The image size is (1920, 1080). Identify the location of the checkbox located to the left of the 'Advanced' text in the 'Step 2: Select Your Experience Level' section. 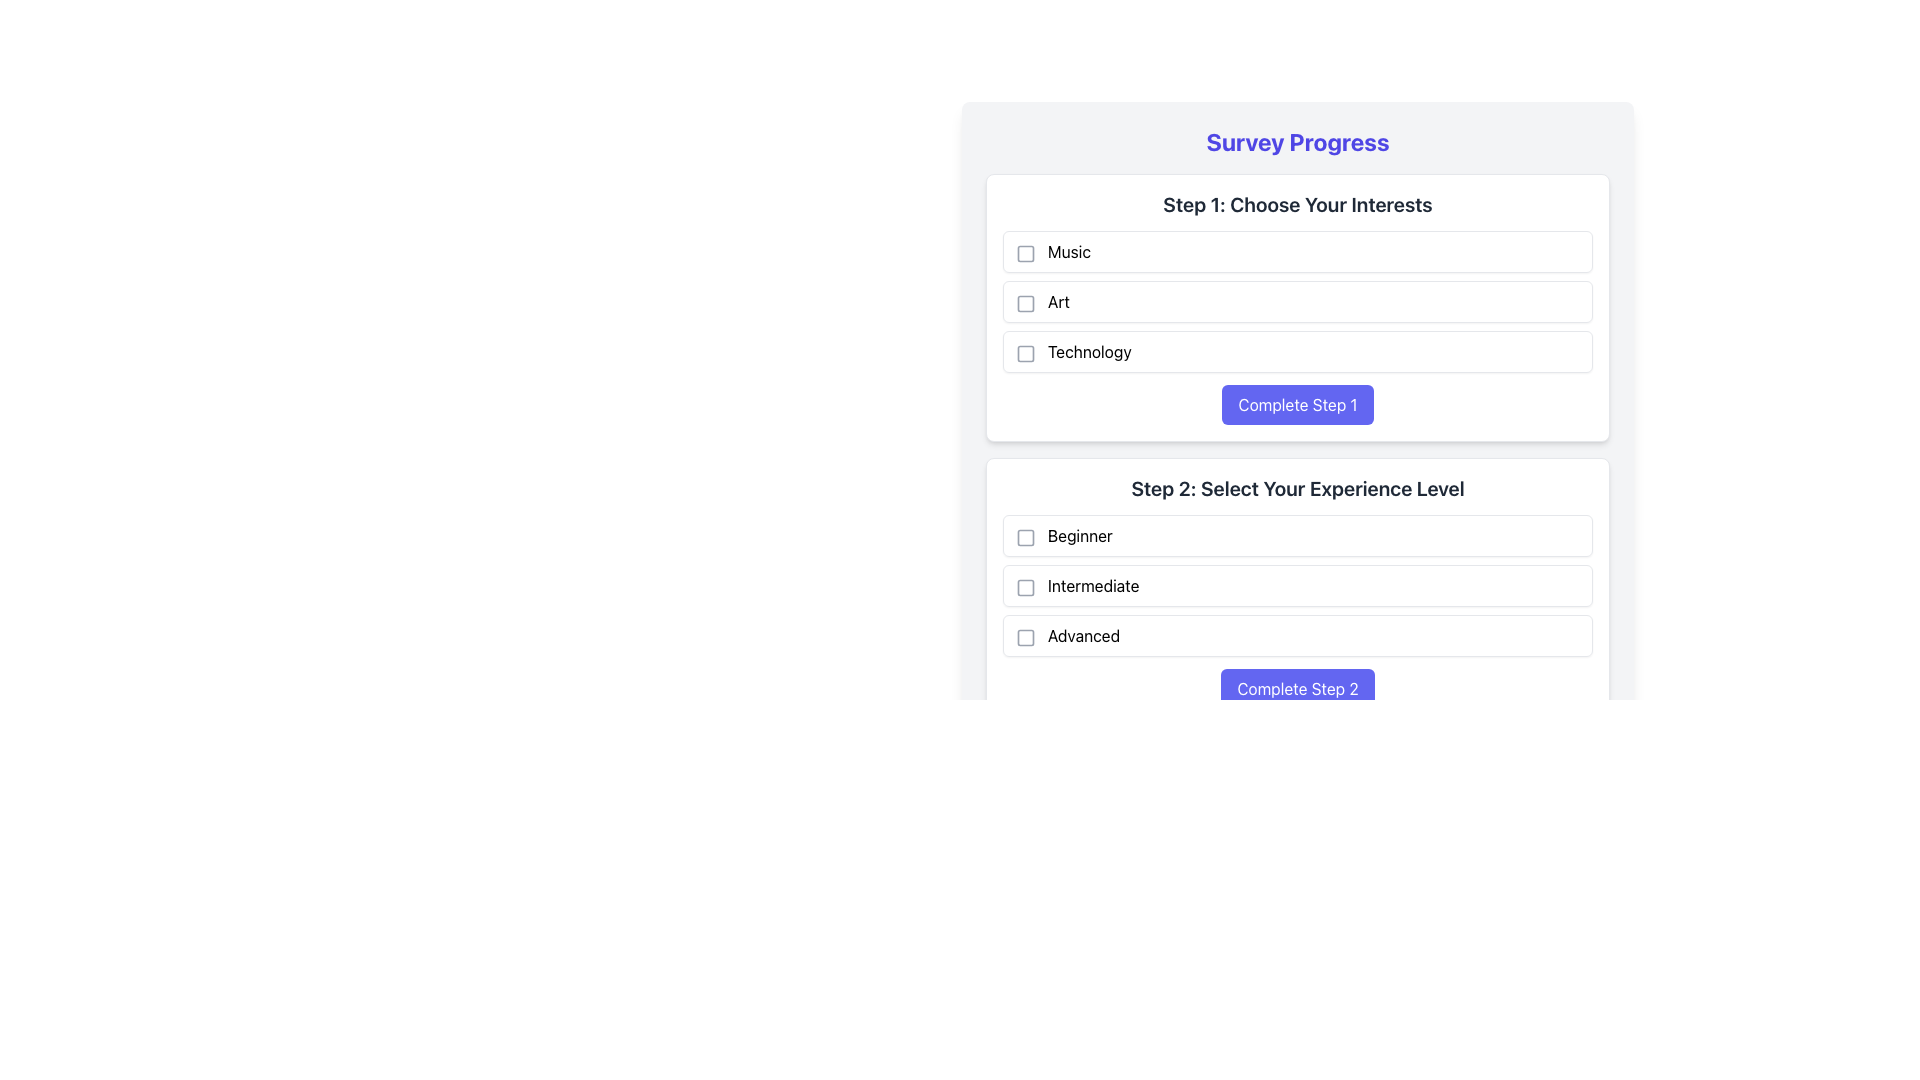
(1026, 636).